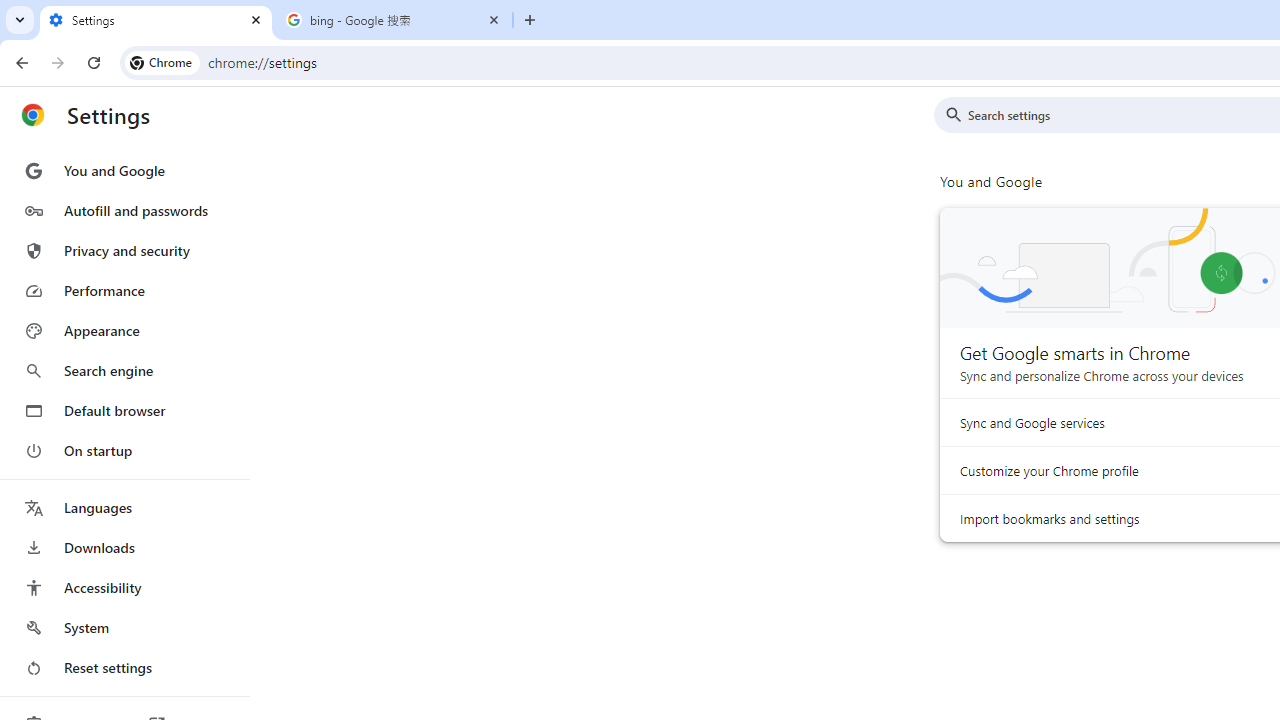 This screenshot has height=720, width=1280. What do you see at coordinates (123, 371) in the screenshot?
I see `'Search engine'` at bounding box center [123, 371].